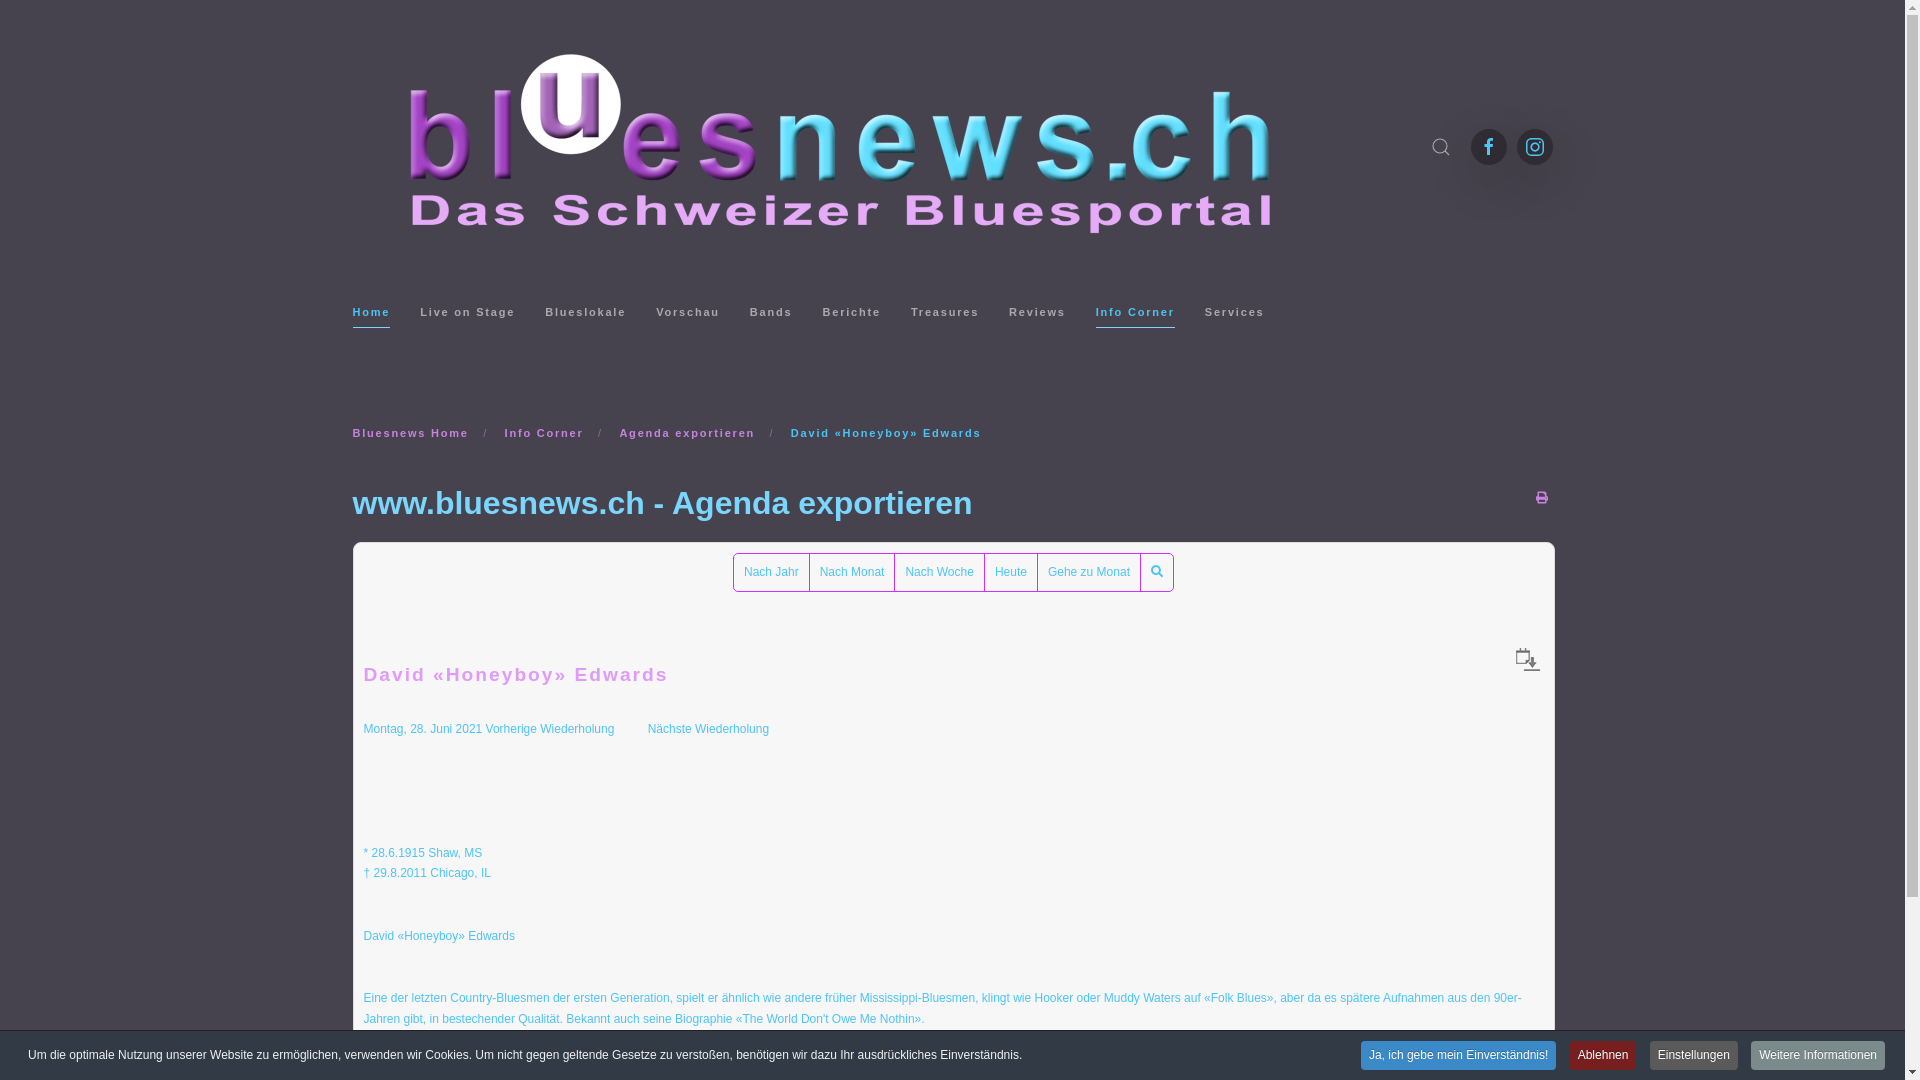  What do you see at coordinates (938, 572) in the screenshot?
I see `'Nach Woche'` at bounding box center [938, 572].